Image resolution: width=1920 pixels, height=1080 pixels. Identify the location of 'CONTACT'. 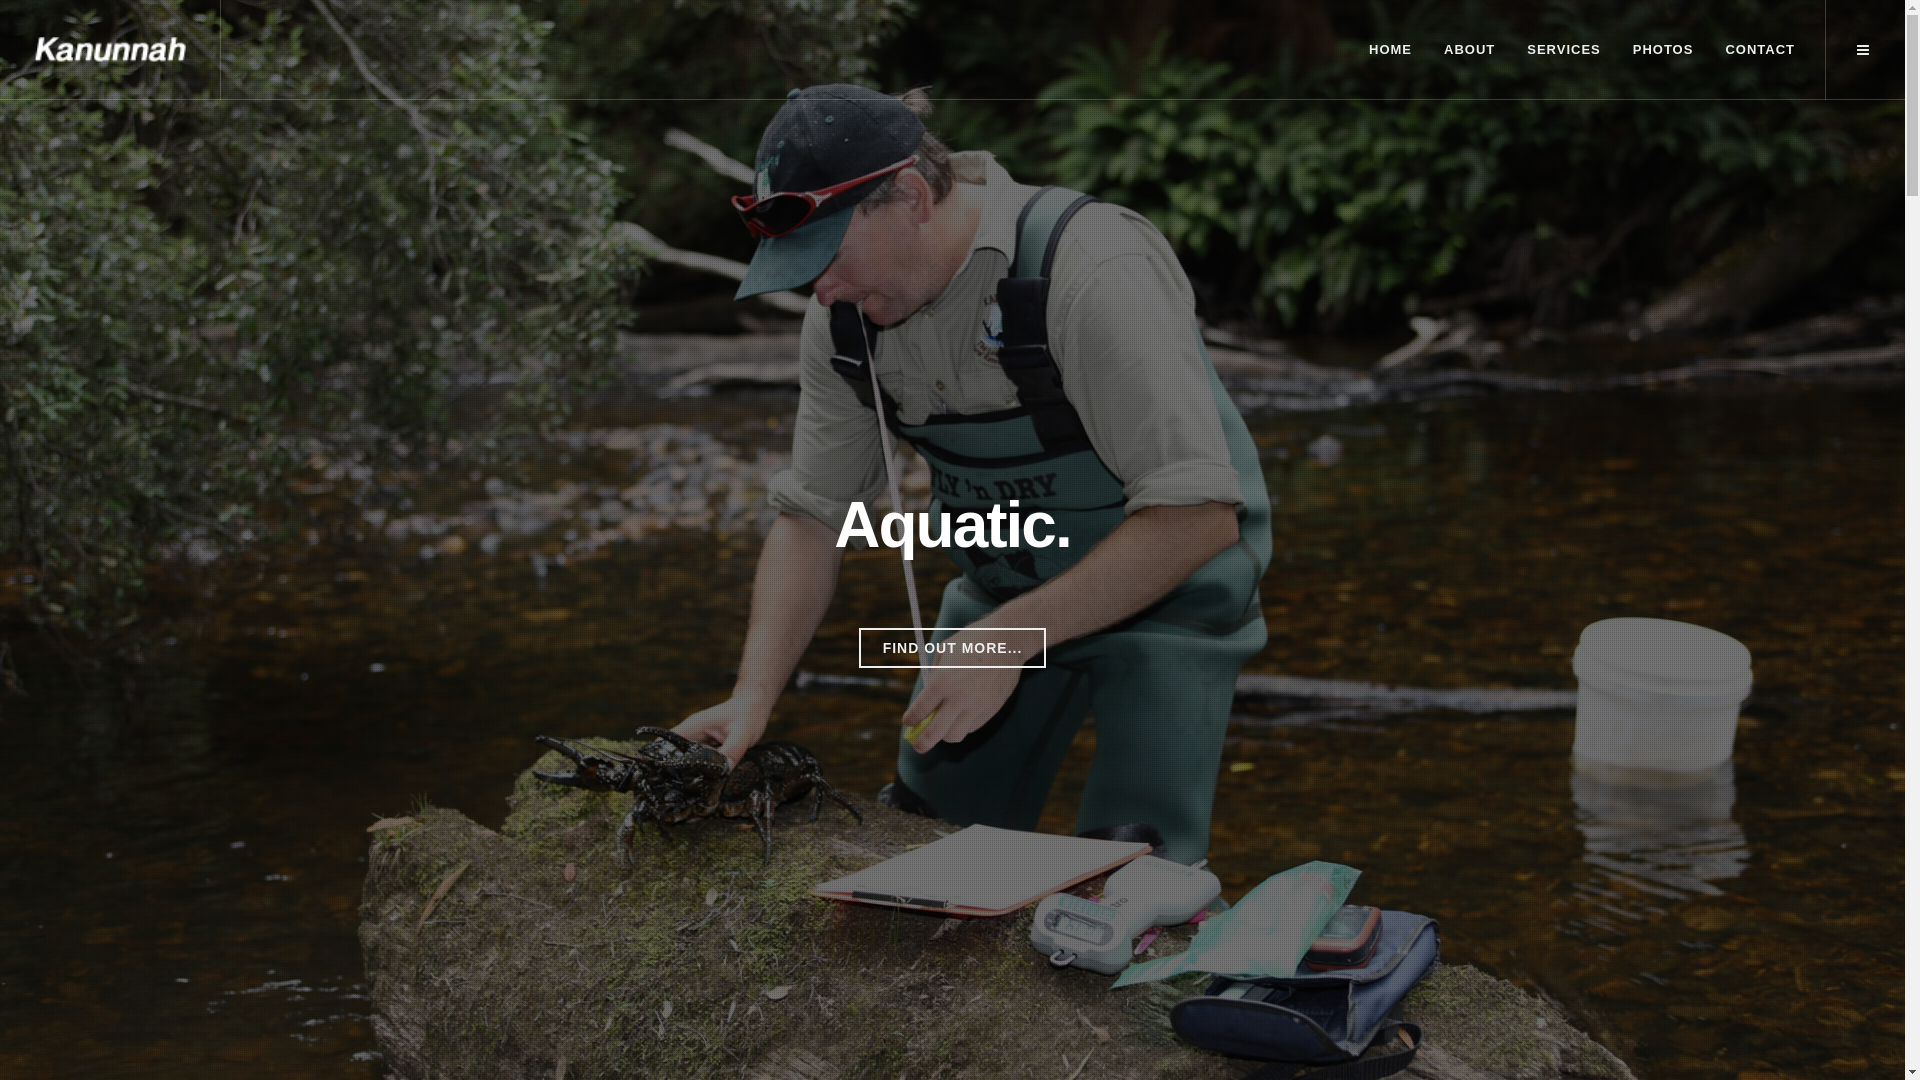
(1708, 49).